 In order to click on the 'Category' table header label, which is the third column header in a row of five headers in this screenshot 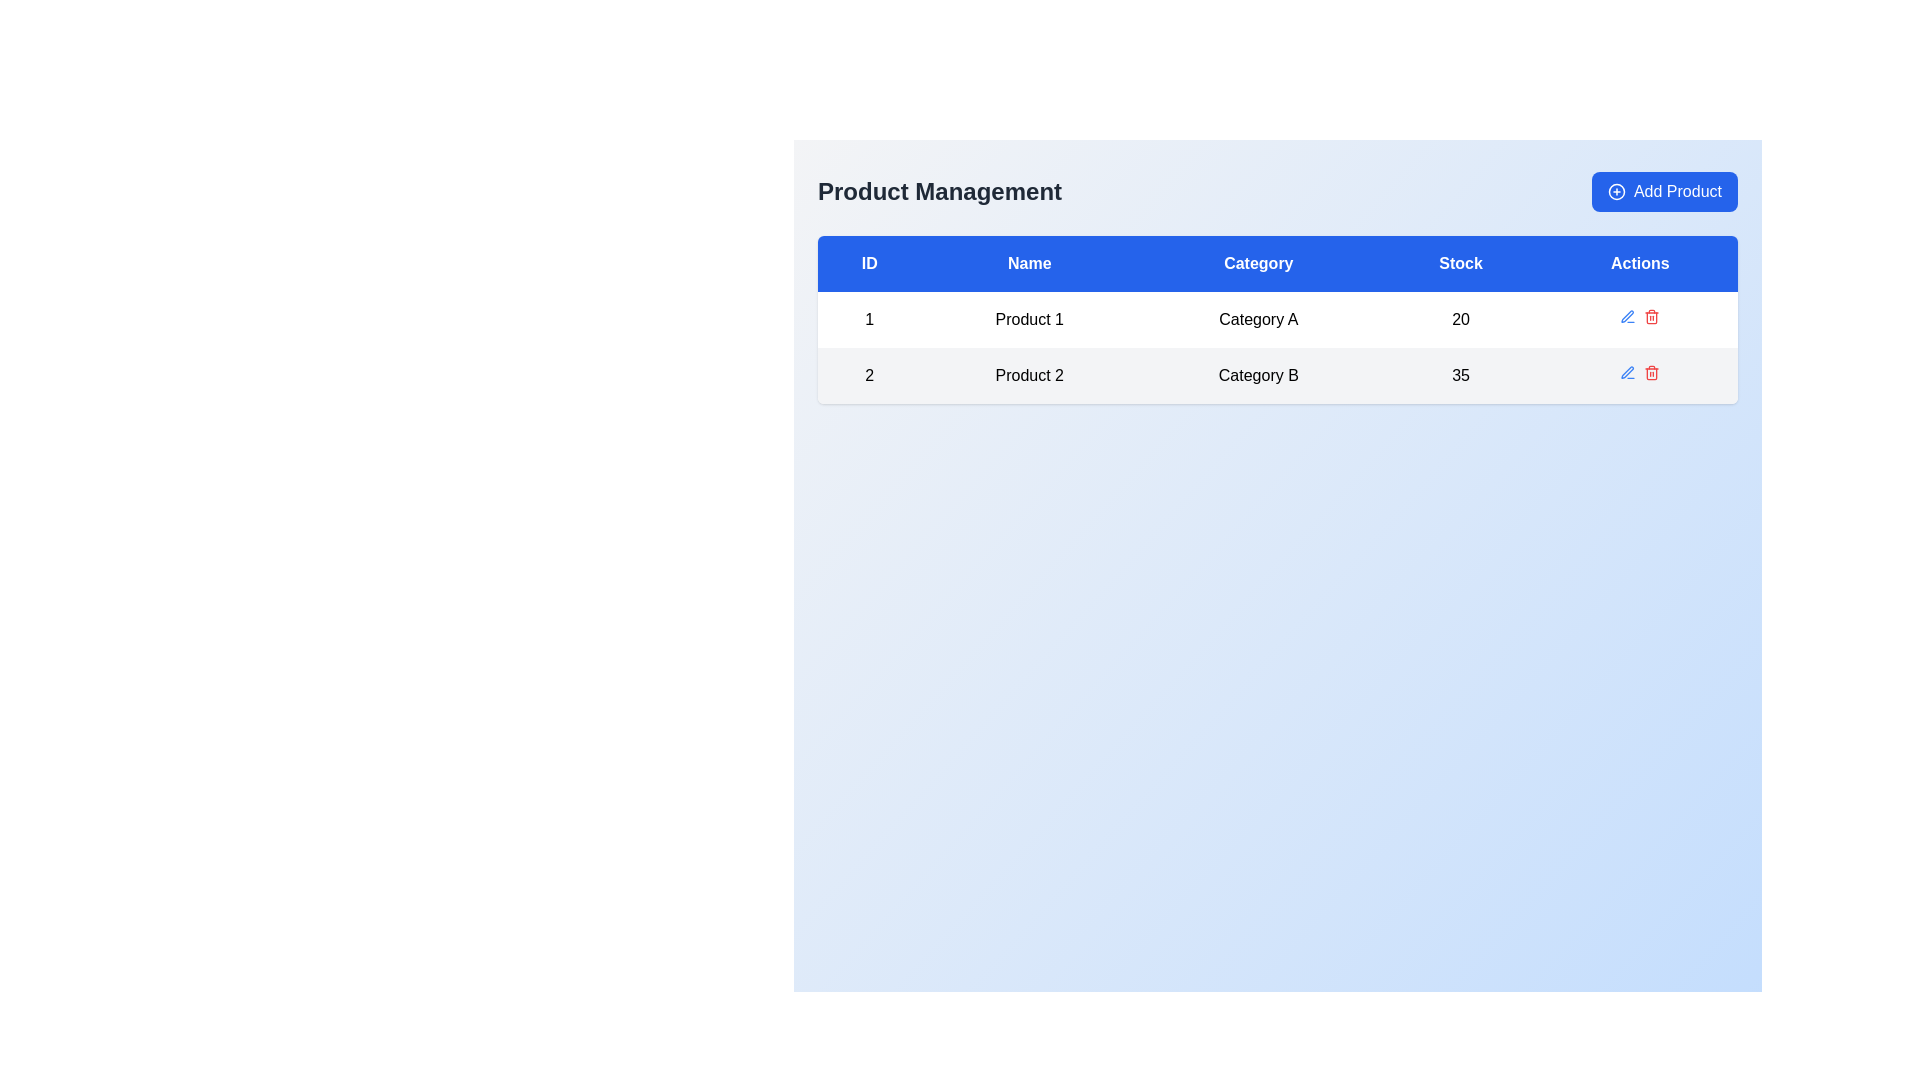, I will do `click(1257, 262)`.